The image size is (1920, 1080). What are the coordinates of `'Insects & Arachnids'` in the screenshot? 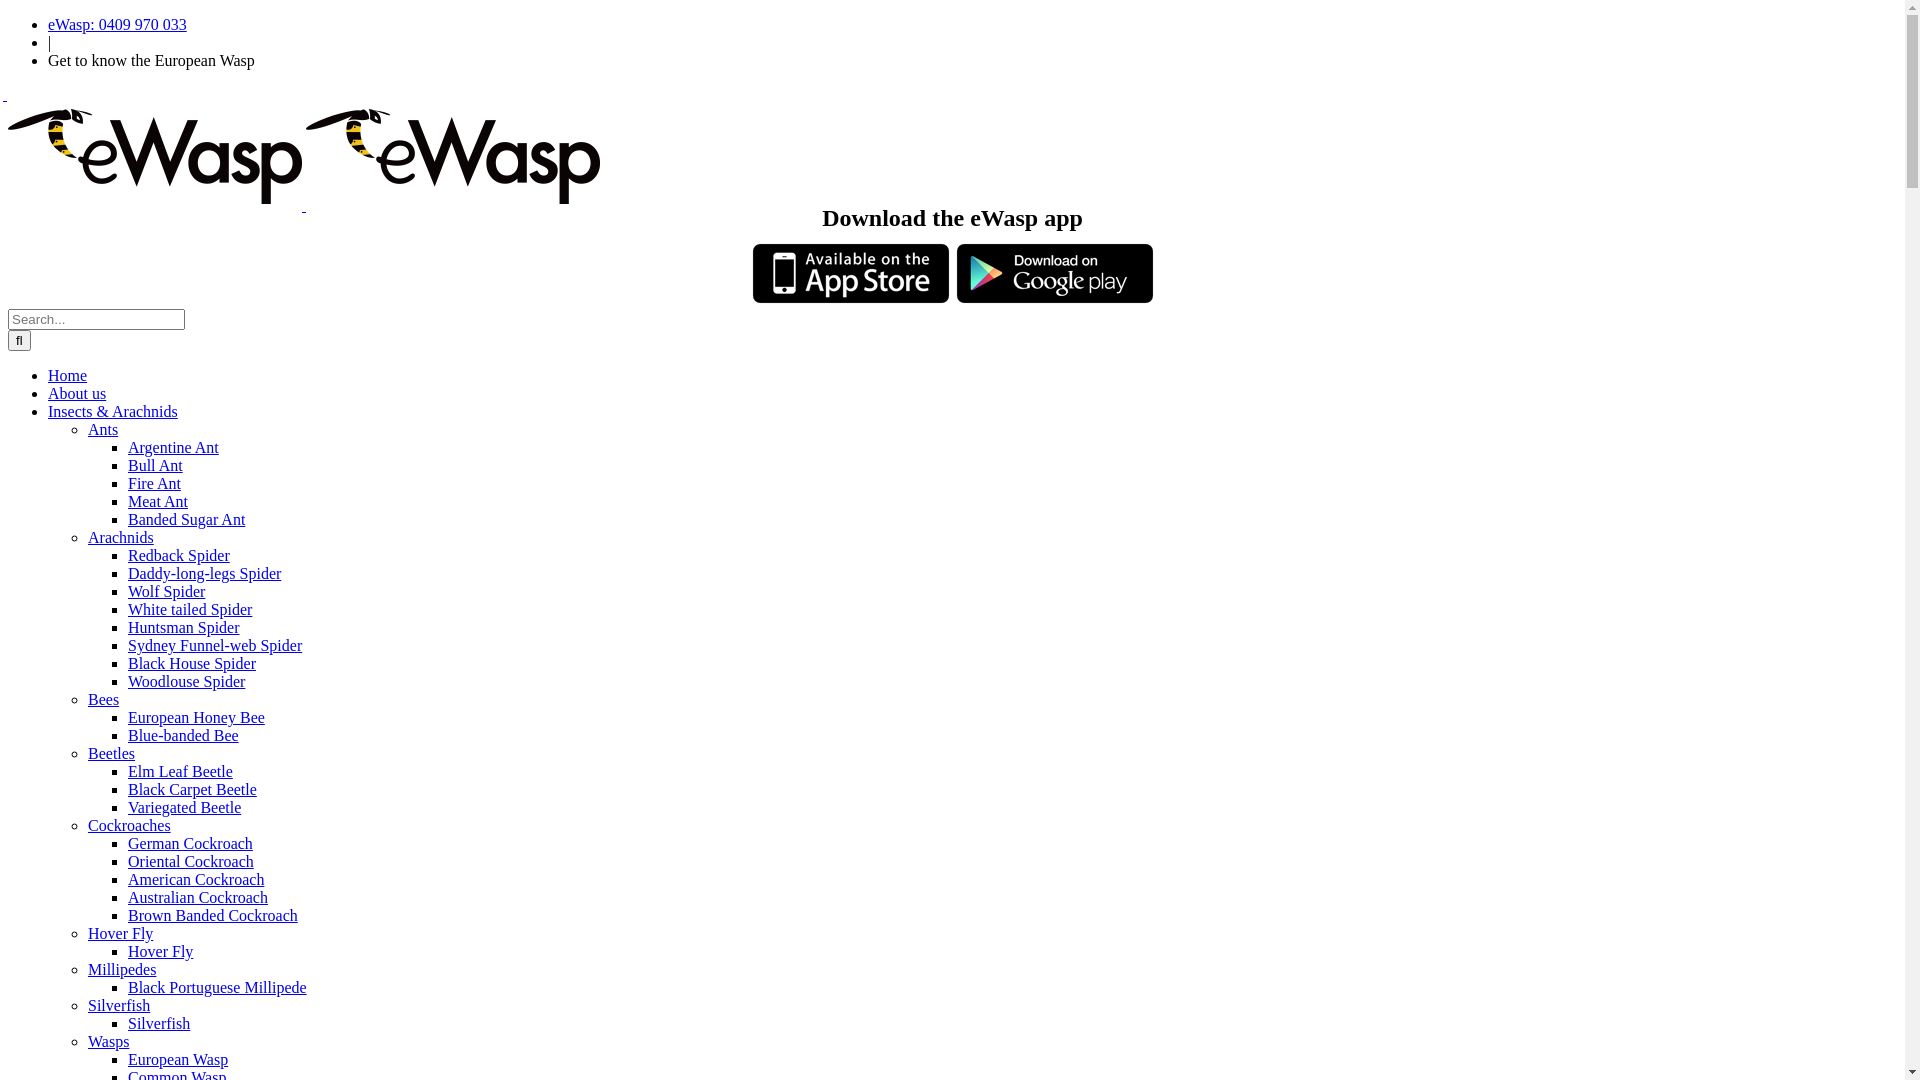 It's located at (112, 410).